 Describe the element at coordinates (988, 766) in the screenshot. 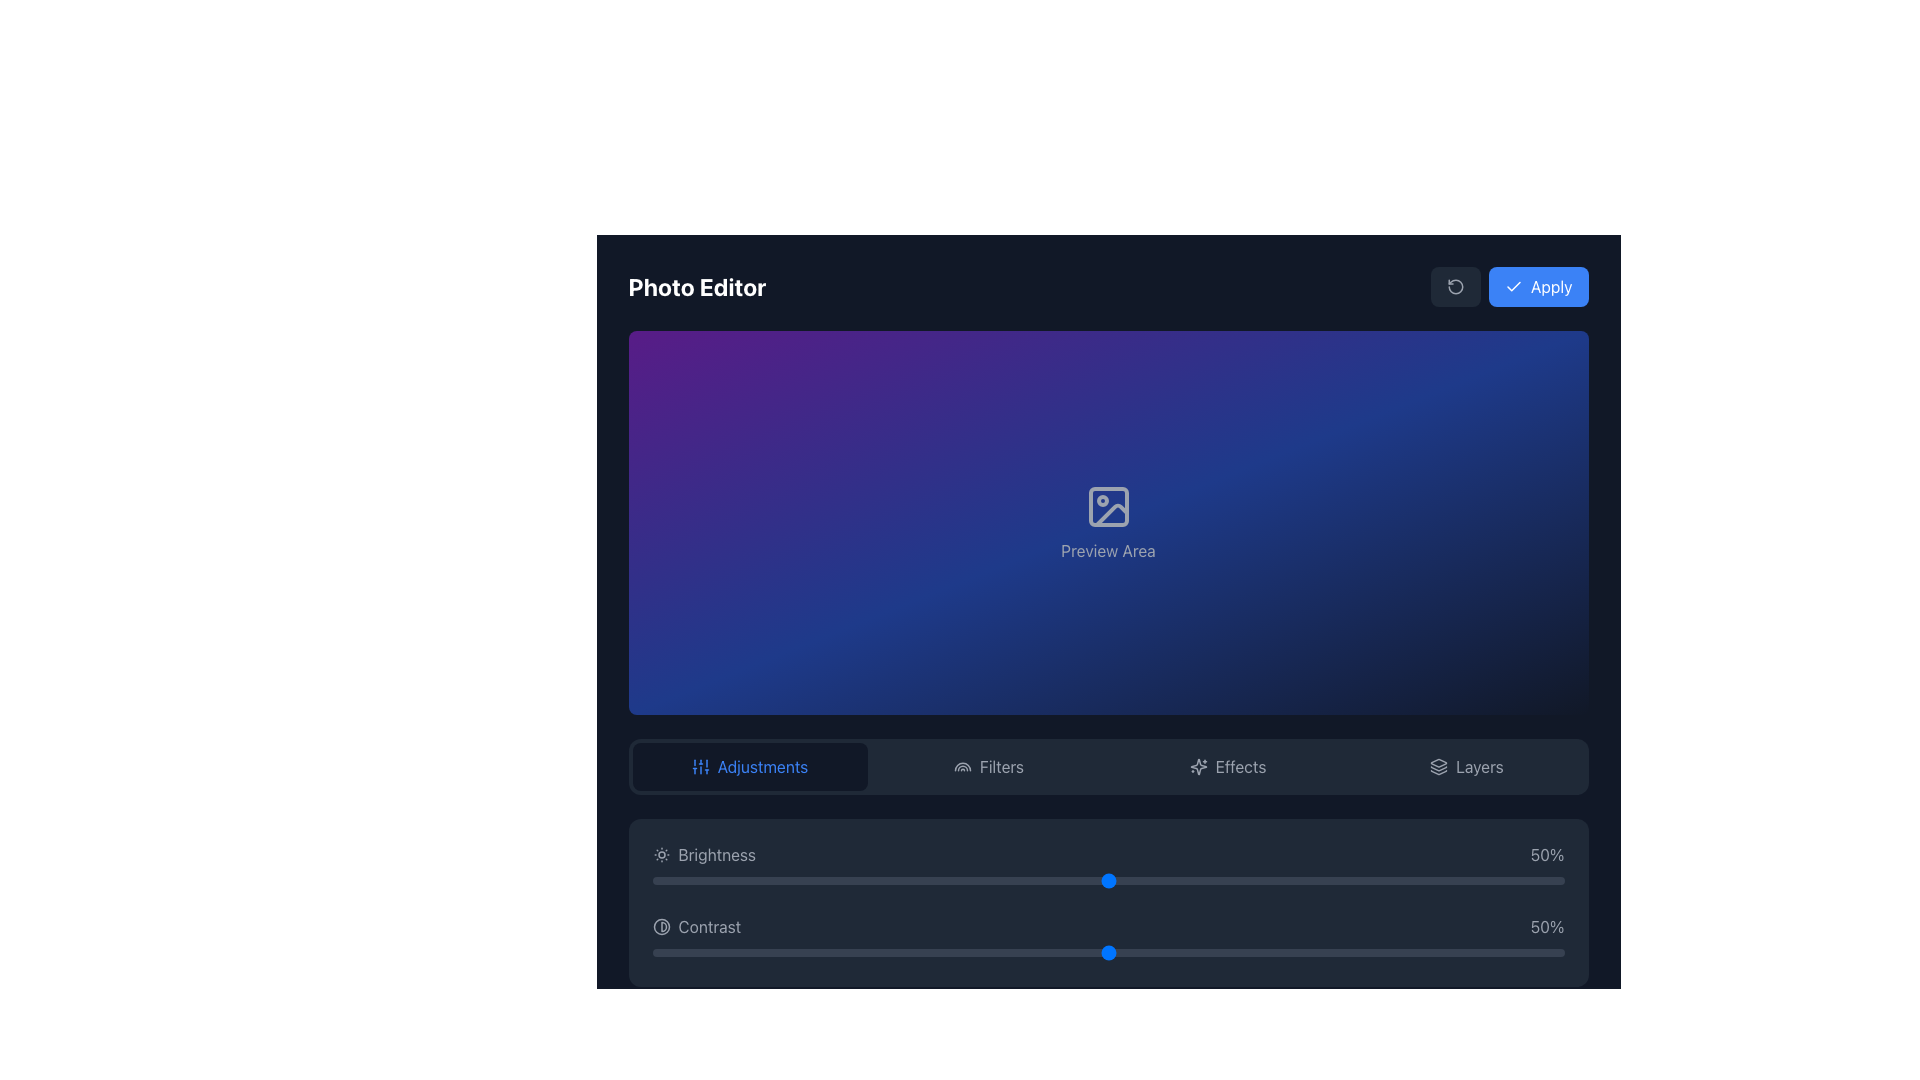

I see `the filter button located` at that location.